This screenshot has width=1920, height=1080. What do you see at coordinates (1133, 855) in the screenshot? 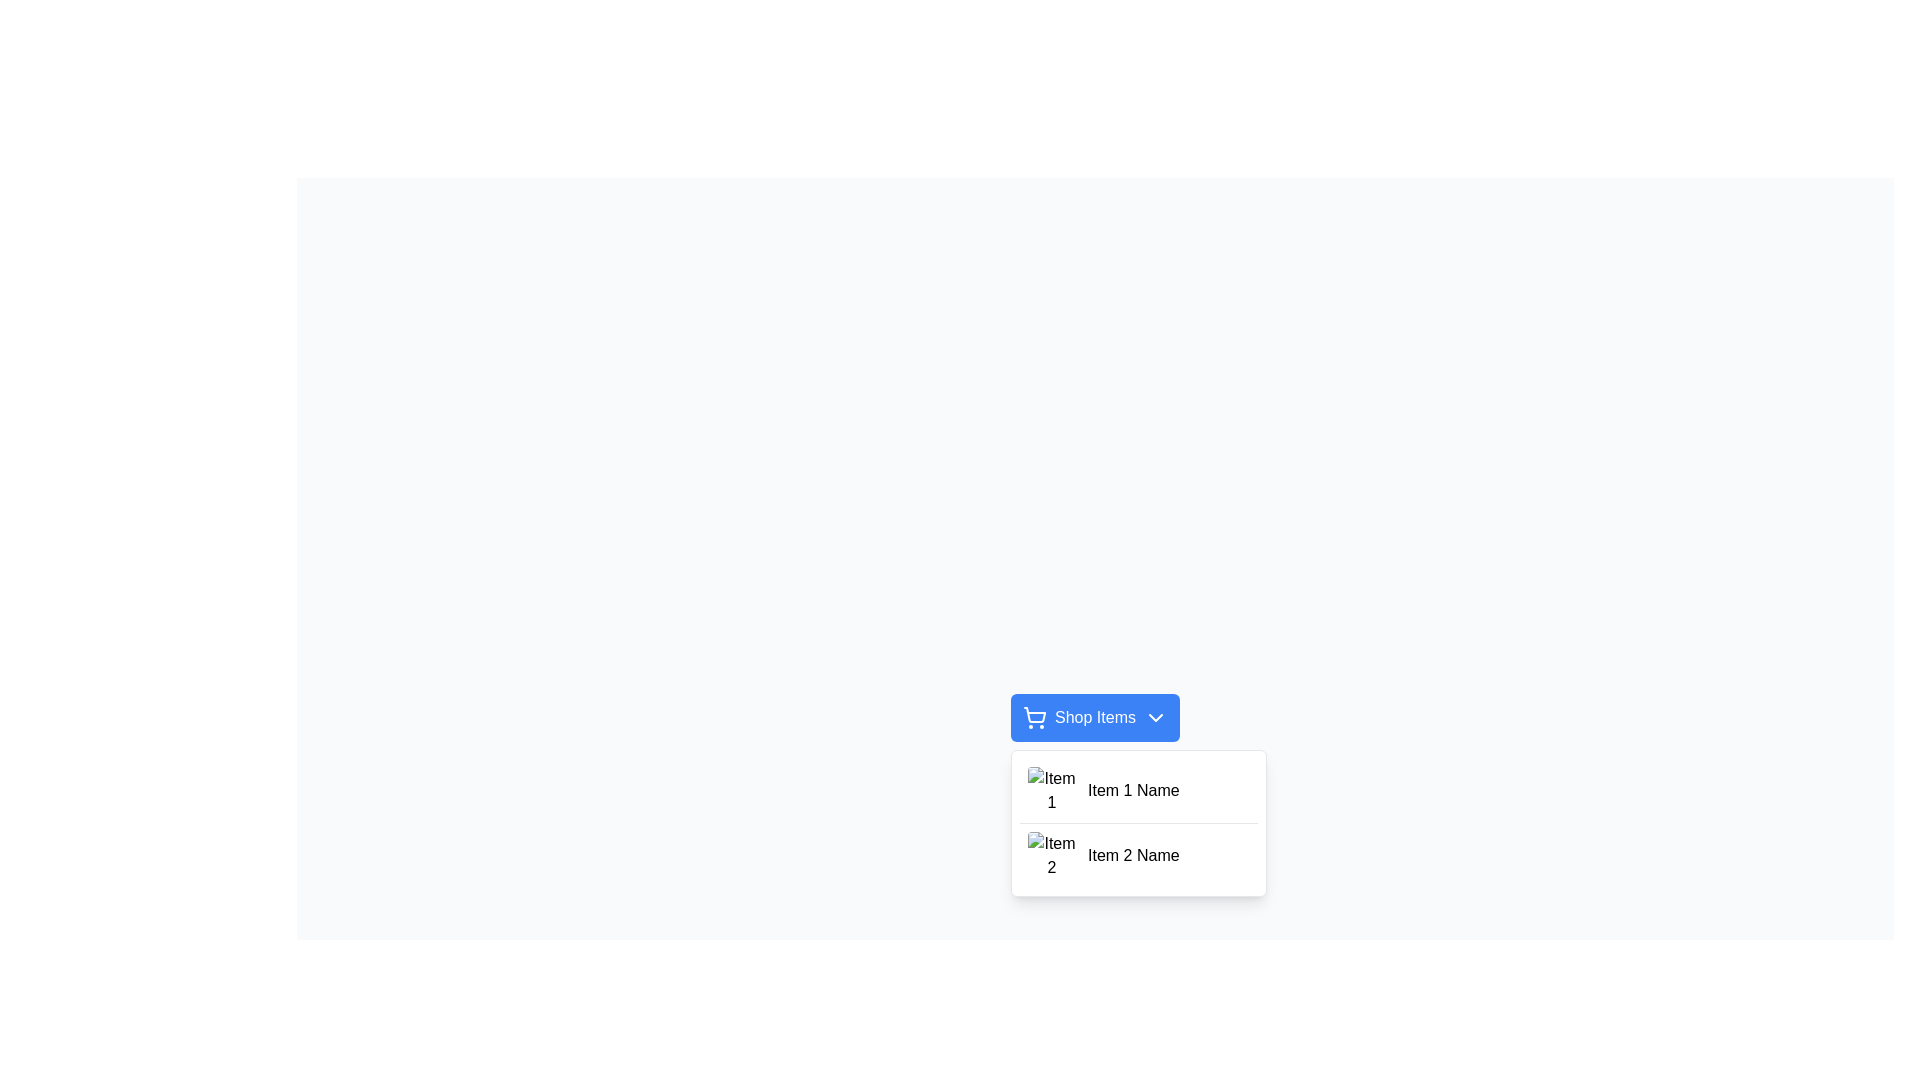
I see `text label displaying 'Item 2 Name' in the dropdown menu under the 'Shop Items' button` at bounding box center [1133, 855].